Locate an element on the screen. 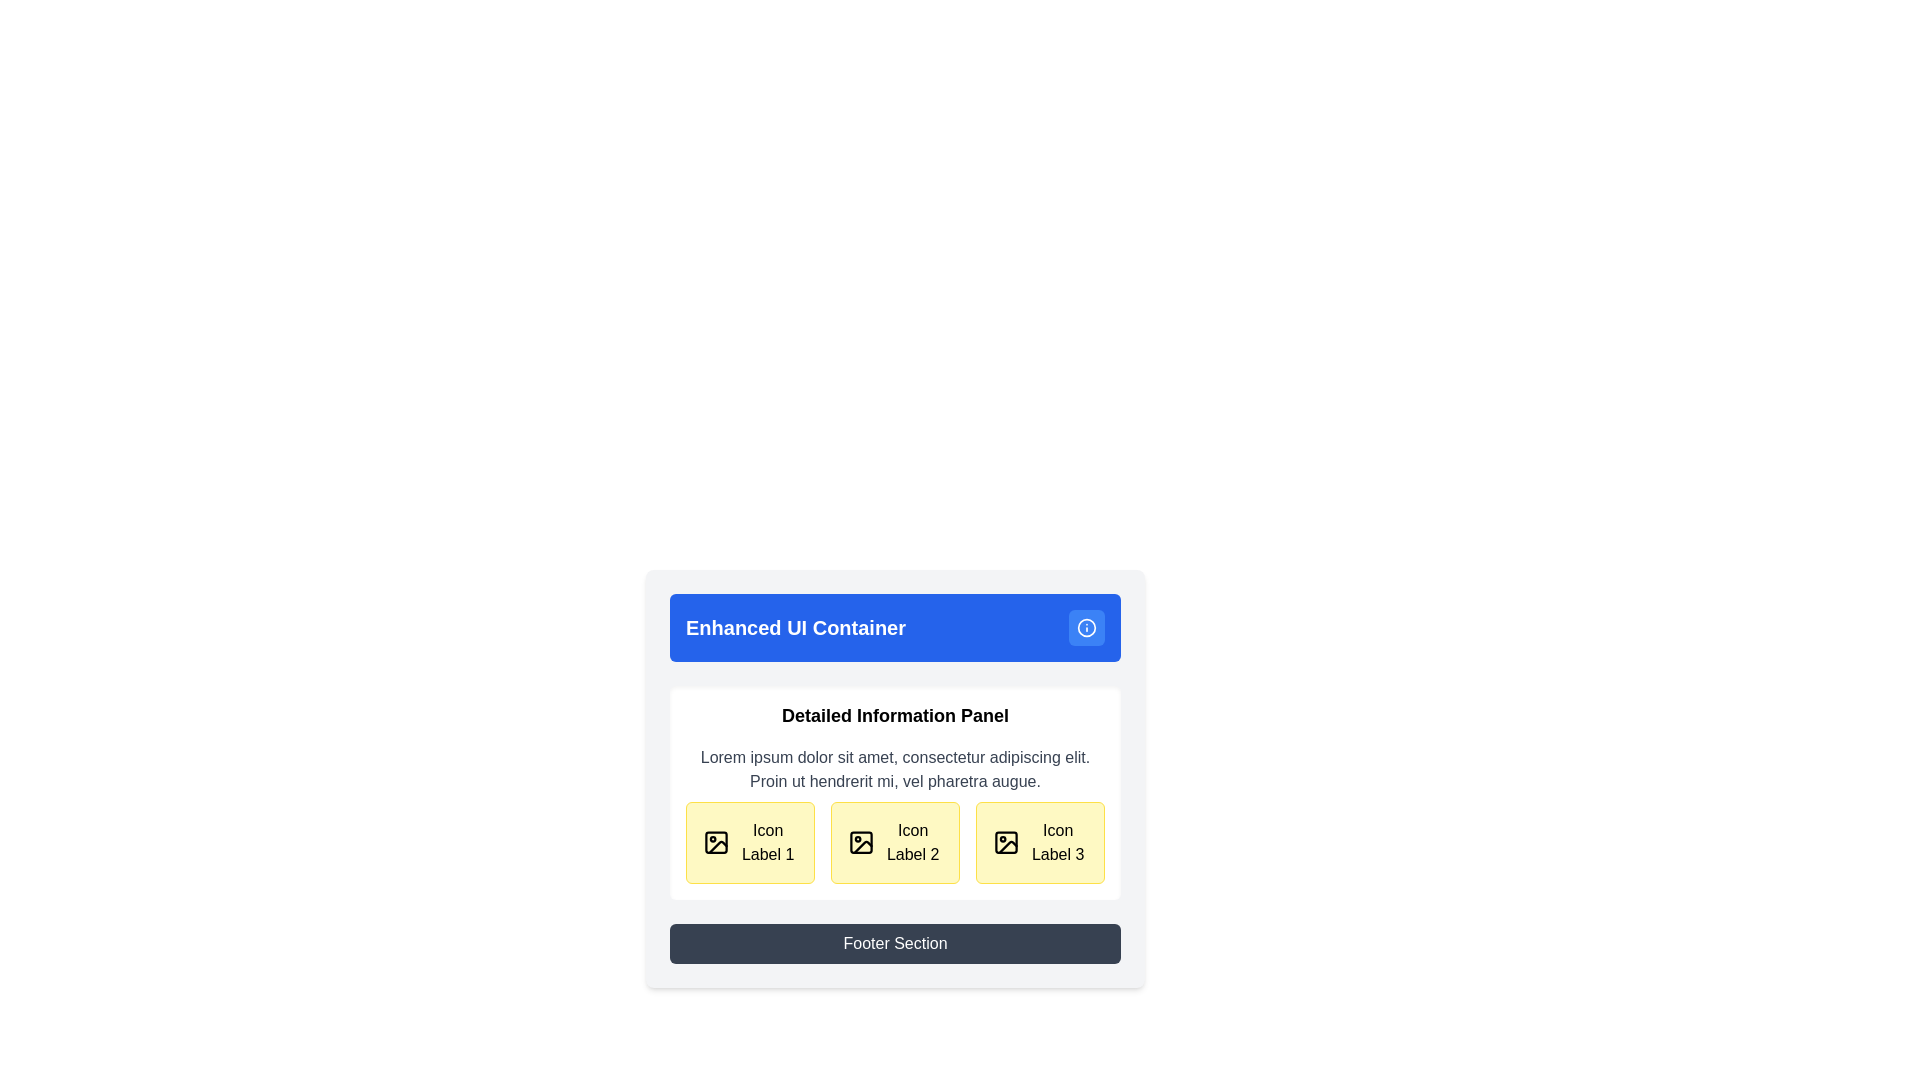 The image size is (1920, 1080). the SVG rectangle component that is part of the second icon labeled 'Icon Label 2' within a row of three icons in the information panel is located at coordinates (861, 843).